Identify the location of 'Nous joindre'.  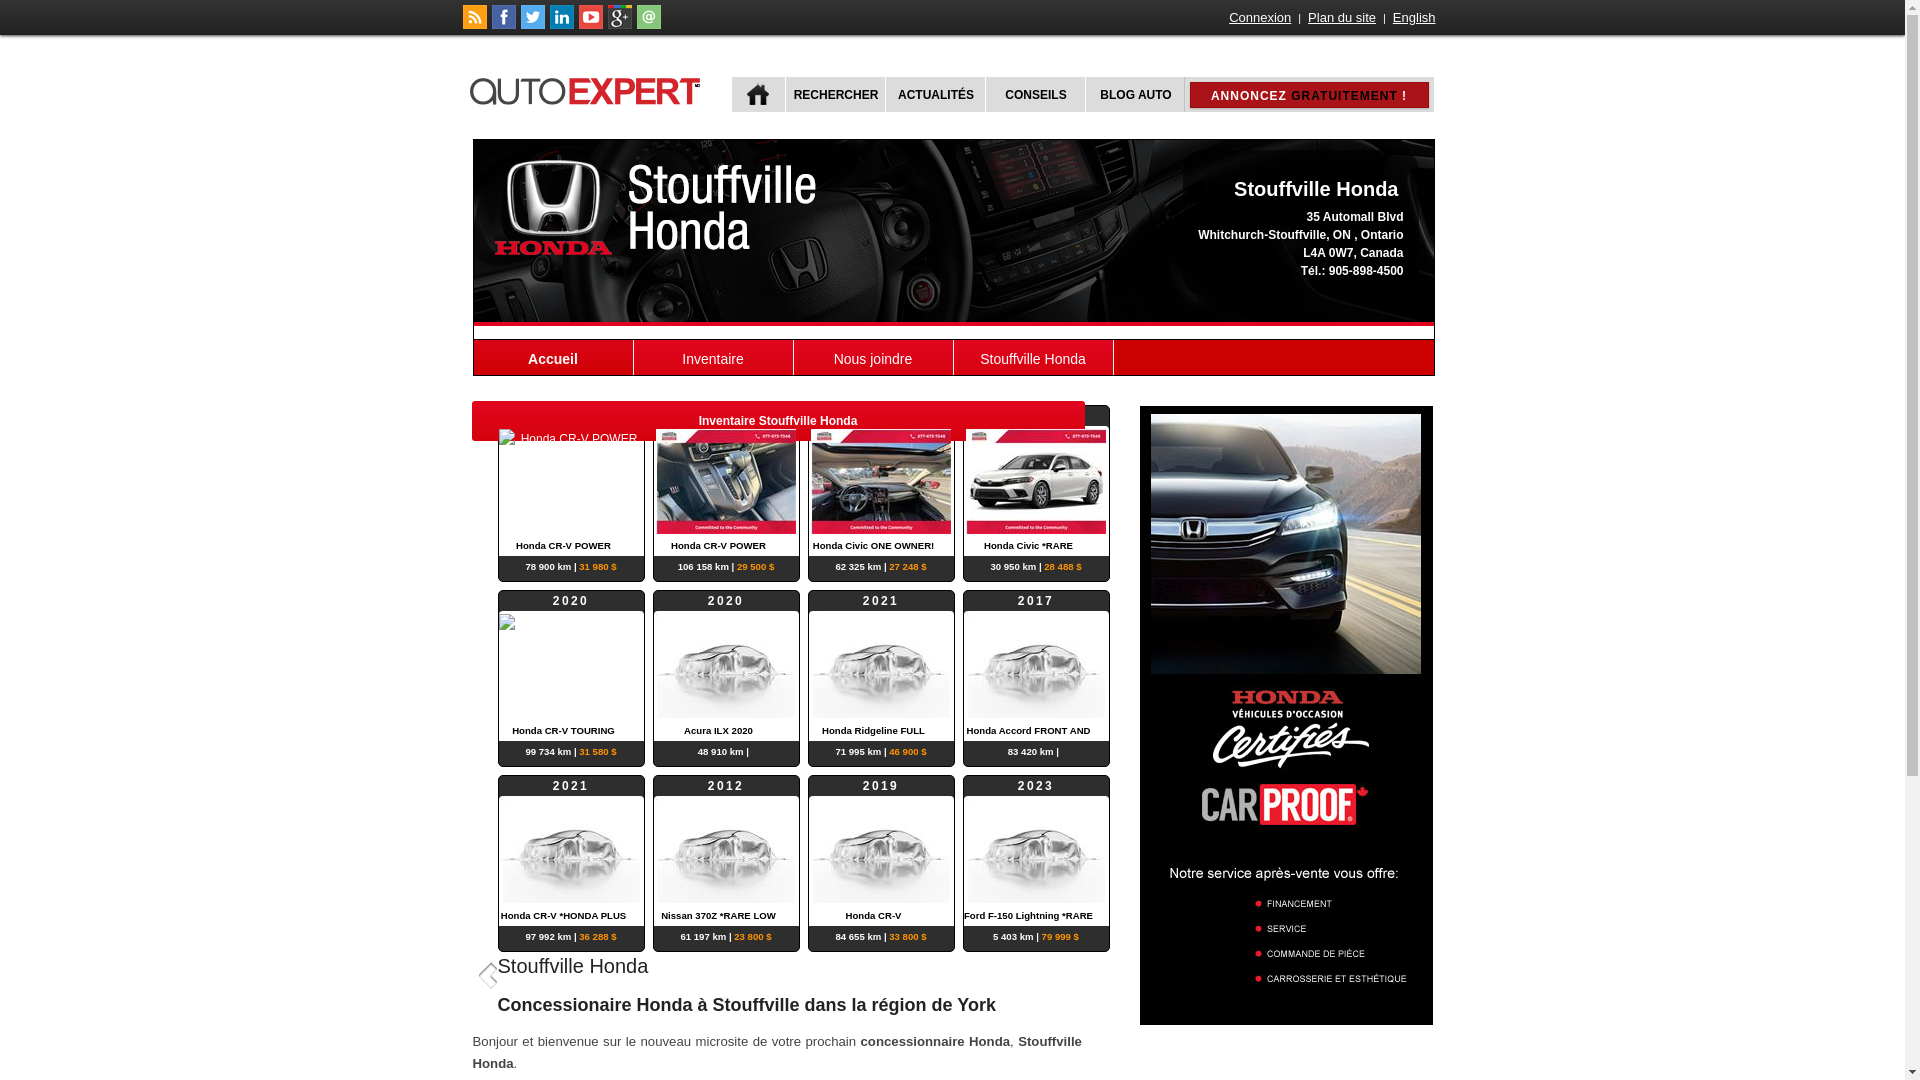
(792, 356).